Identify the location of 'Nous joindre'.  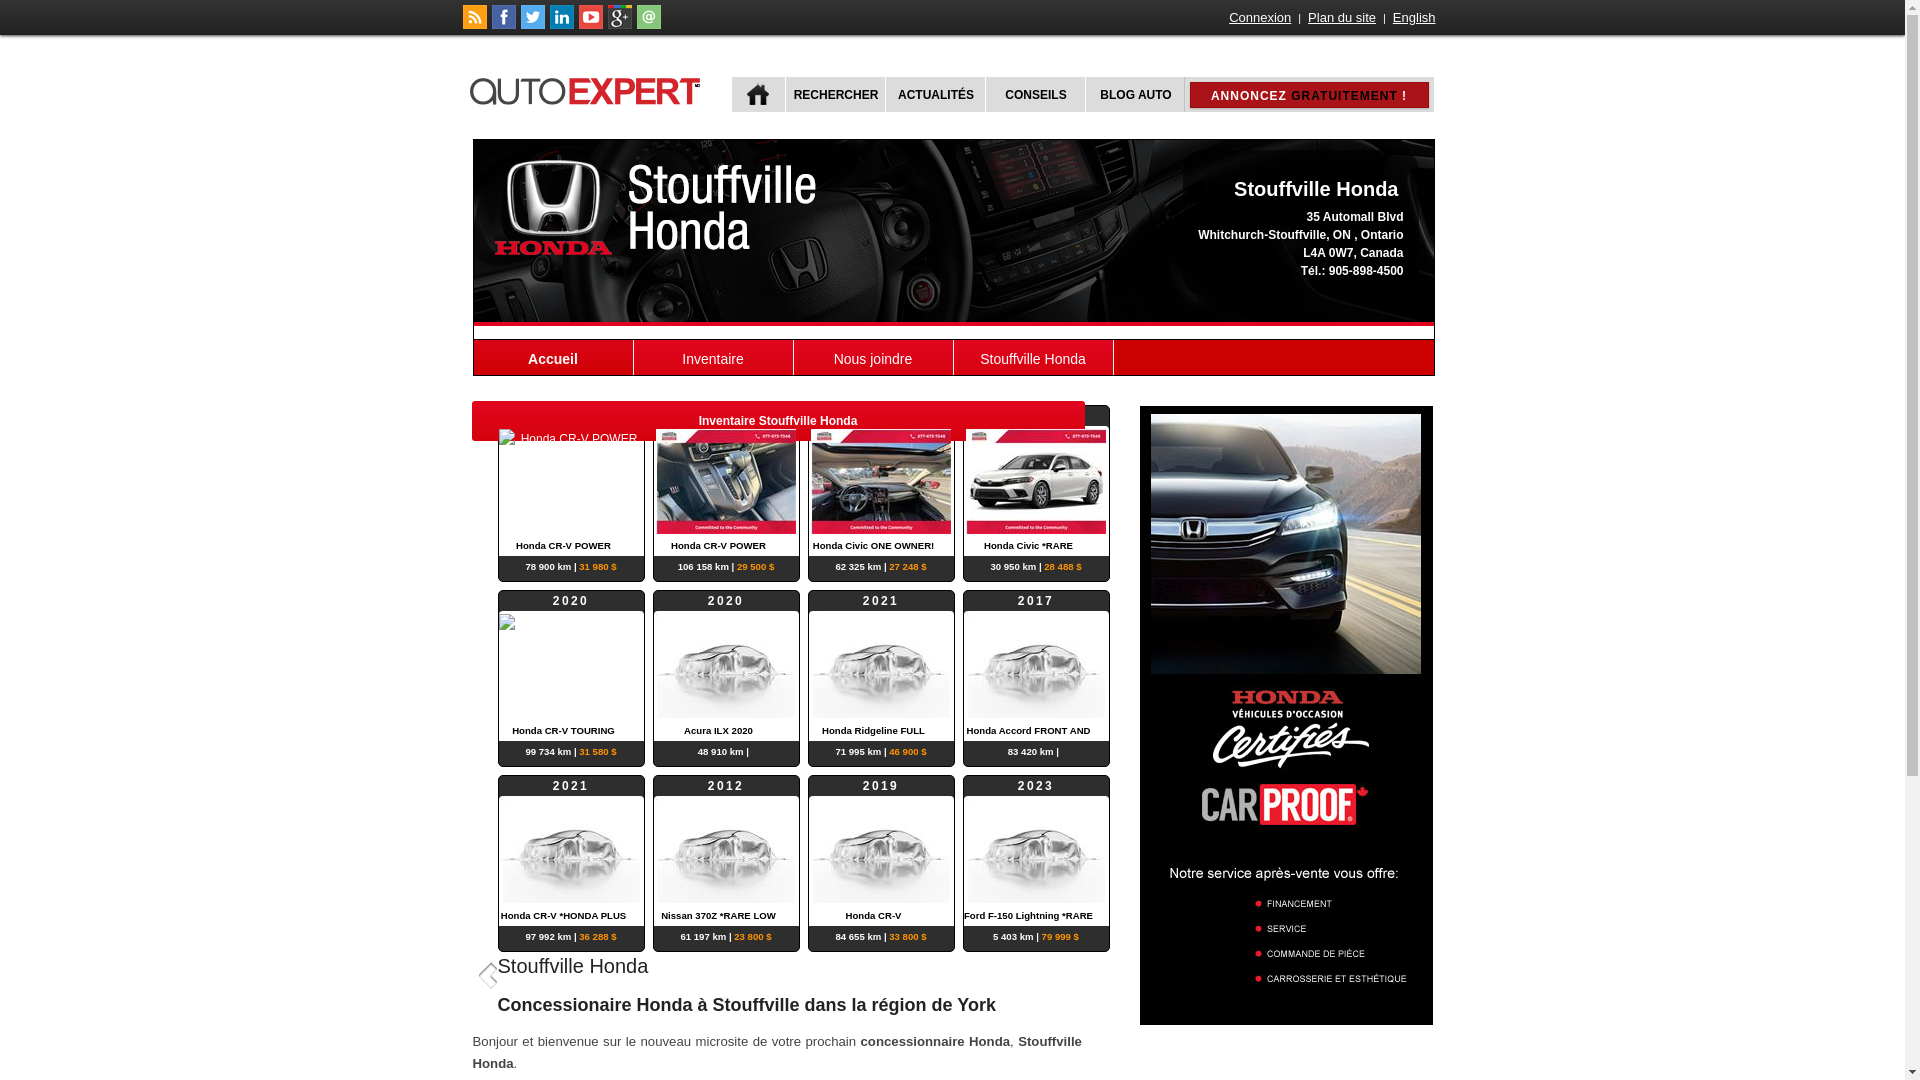
(792, 356).